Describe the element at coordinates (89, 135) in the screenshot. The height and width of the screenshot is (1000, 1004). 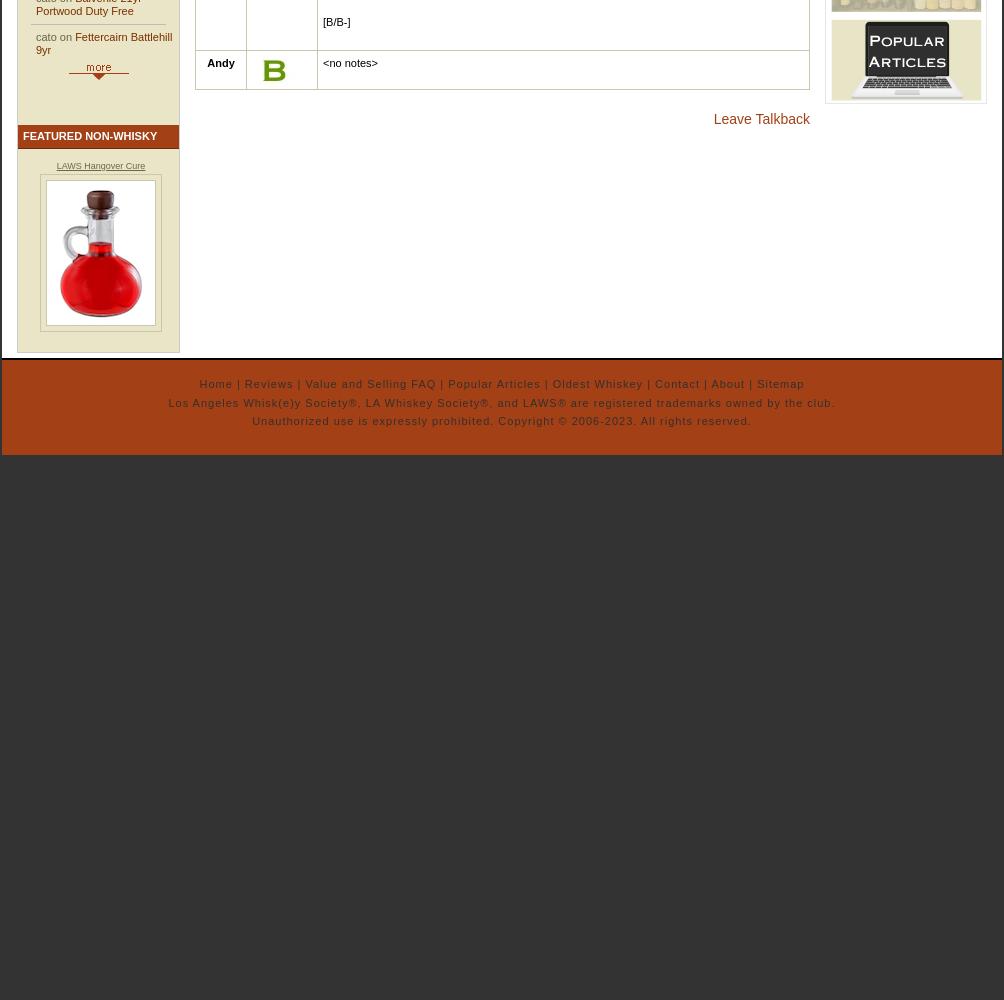
I see `'Featured Non-Whisky'` at that location.